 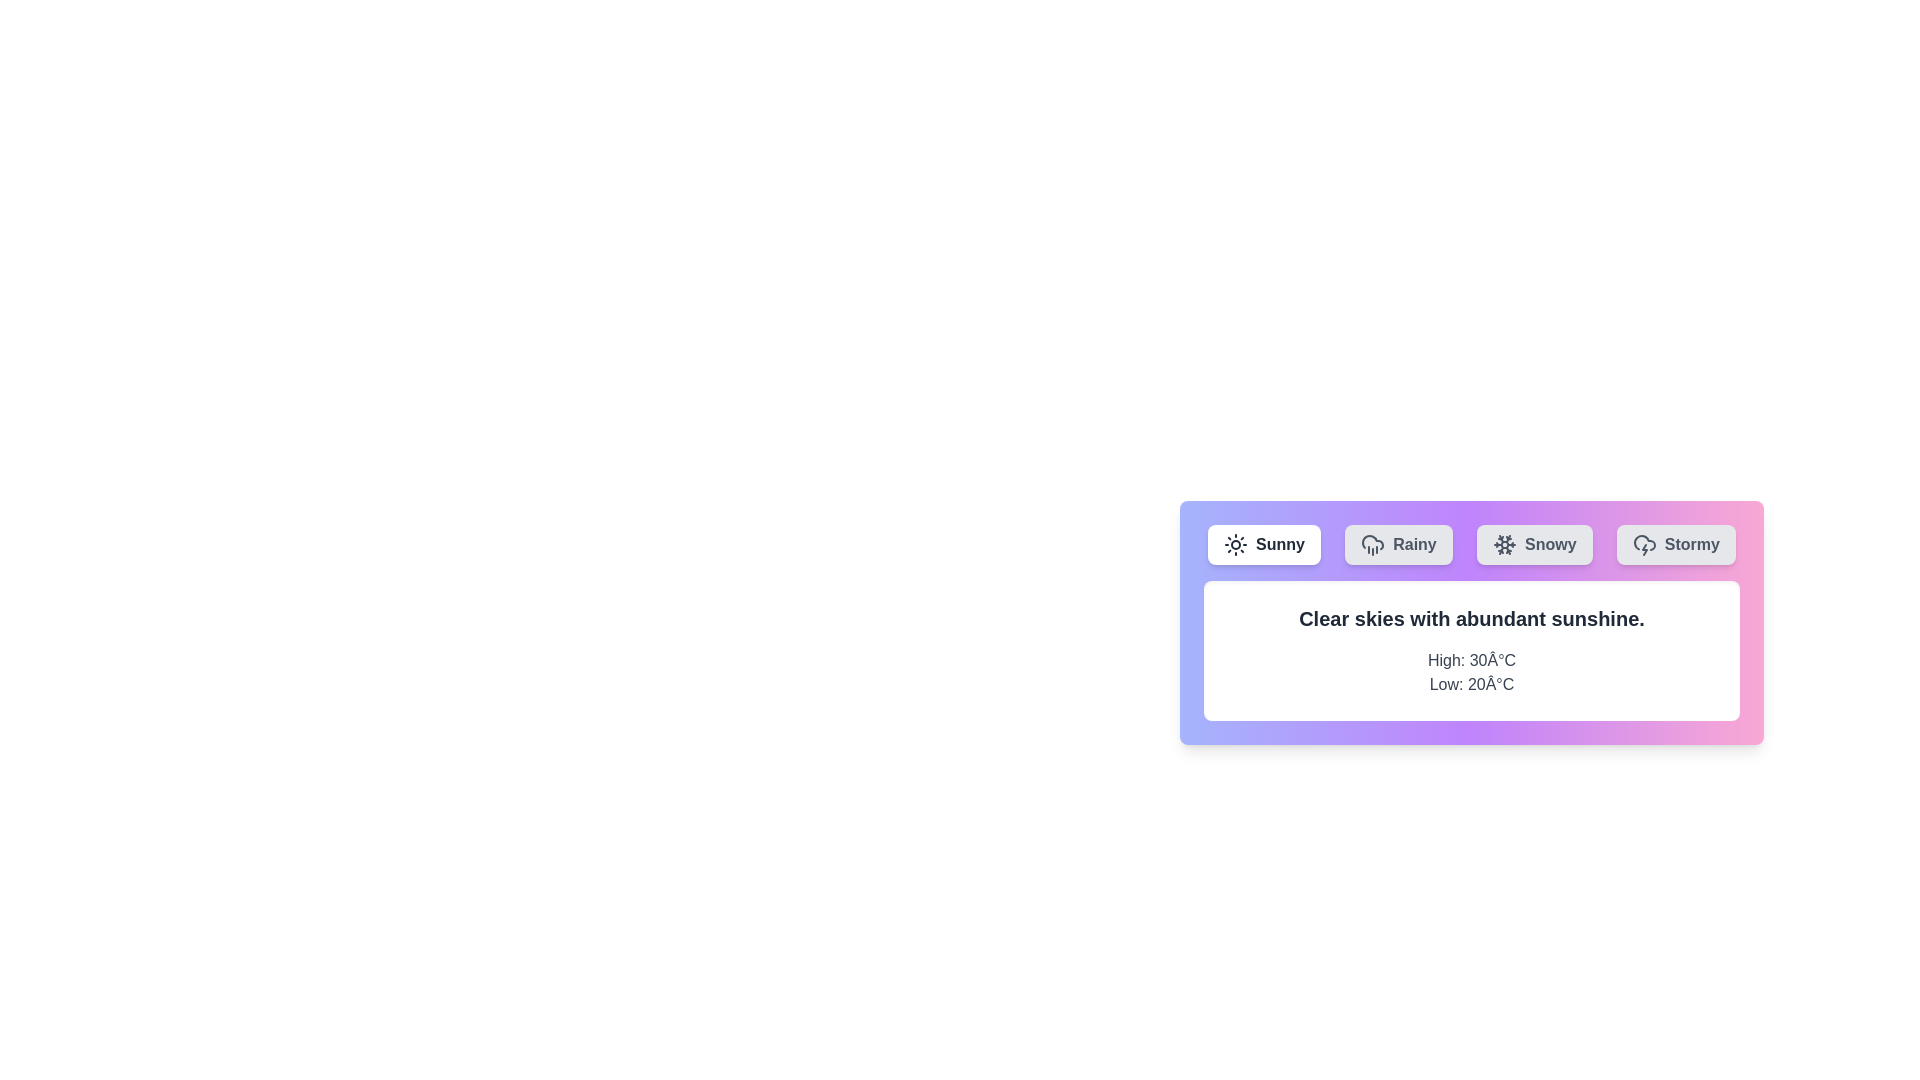 I want to click on the weather tab labeled Snowy, so click(x=1533, y=544).